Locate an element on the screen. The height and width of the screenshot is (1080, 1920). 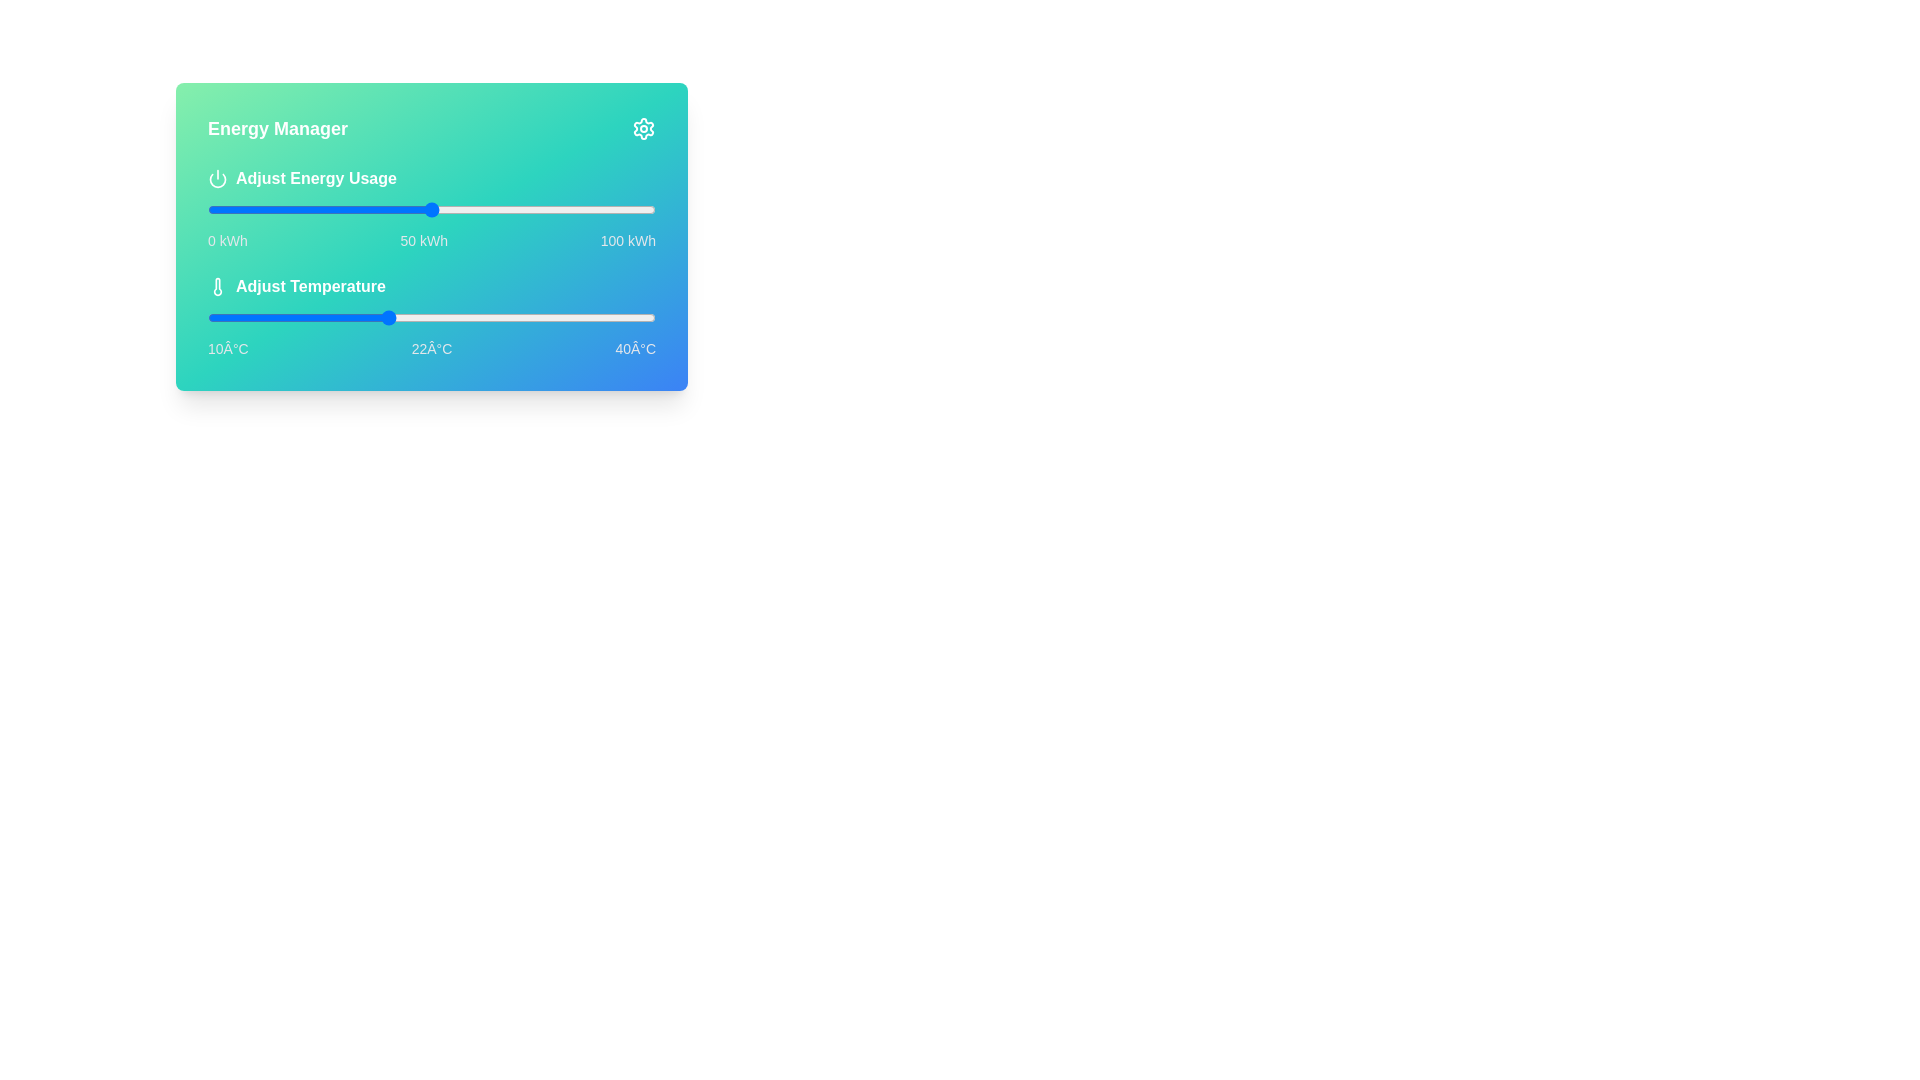
the temperature to 35°C using the slider is located at coordinates (580, 316).